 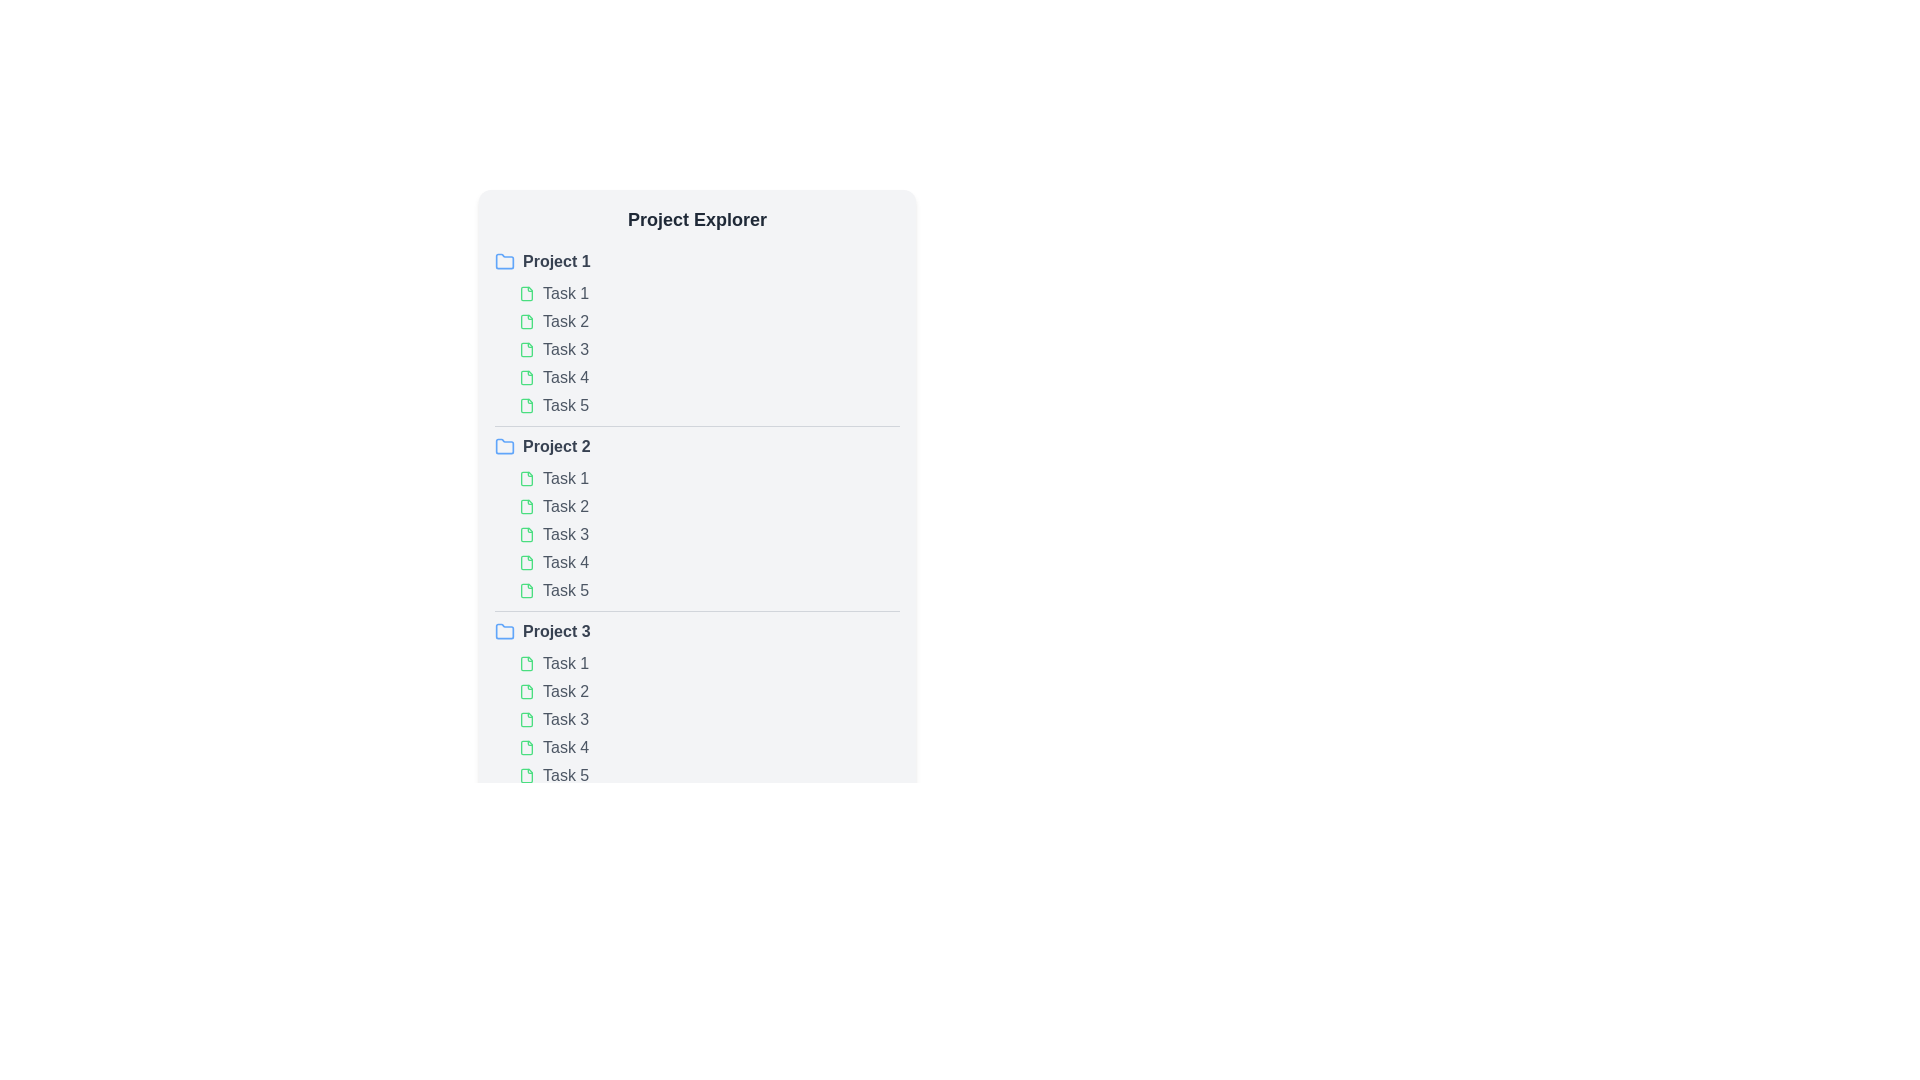 What do you see at coordinates (527, 293) in the screenshot?
I see `the small green file icon located to the left of the text 'Task 1' in the 'Project Explorer', which is the first icon in the row associated with 'Task 1' under 'Project 1'` at bounding box center [527, 293].